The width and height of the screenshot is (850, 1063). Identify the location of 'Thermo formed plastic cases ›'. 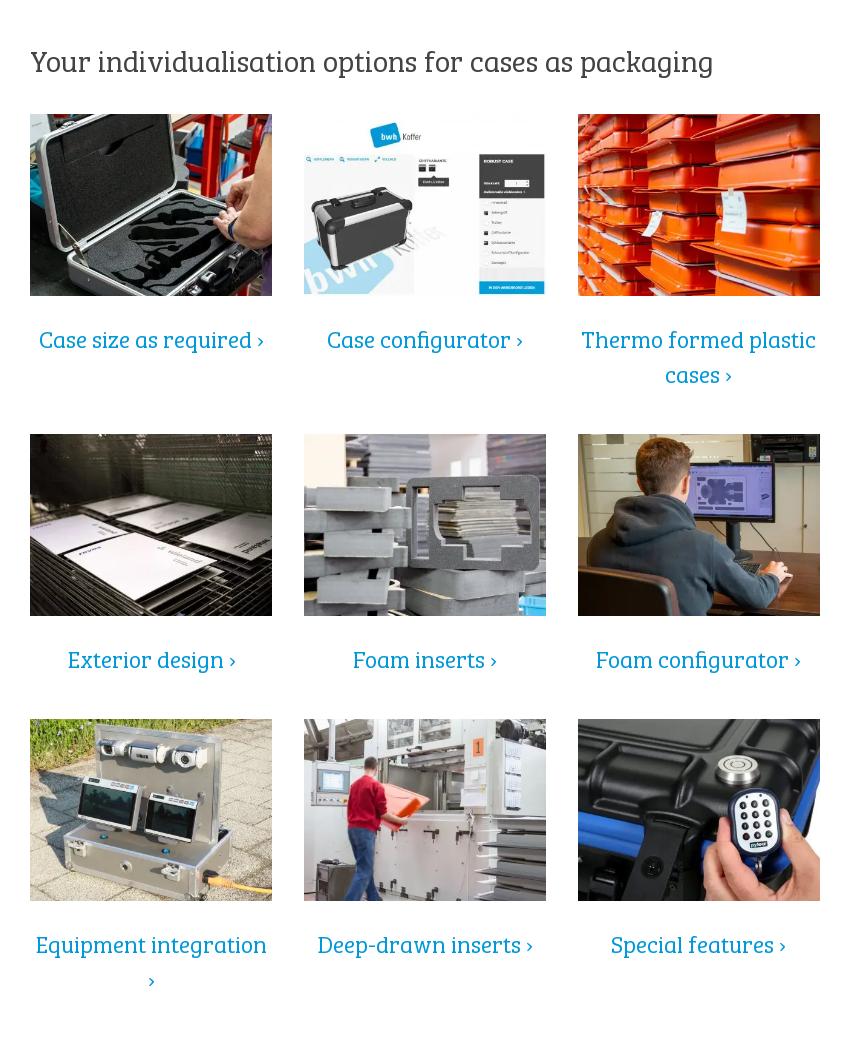
(697, 354).